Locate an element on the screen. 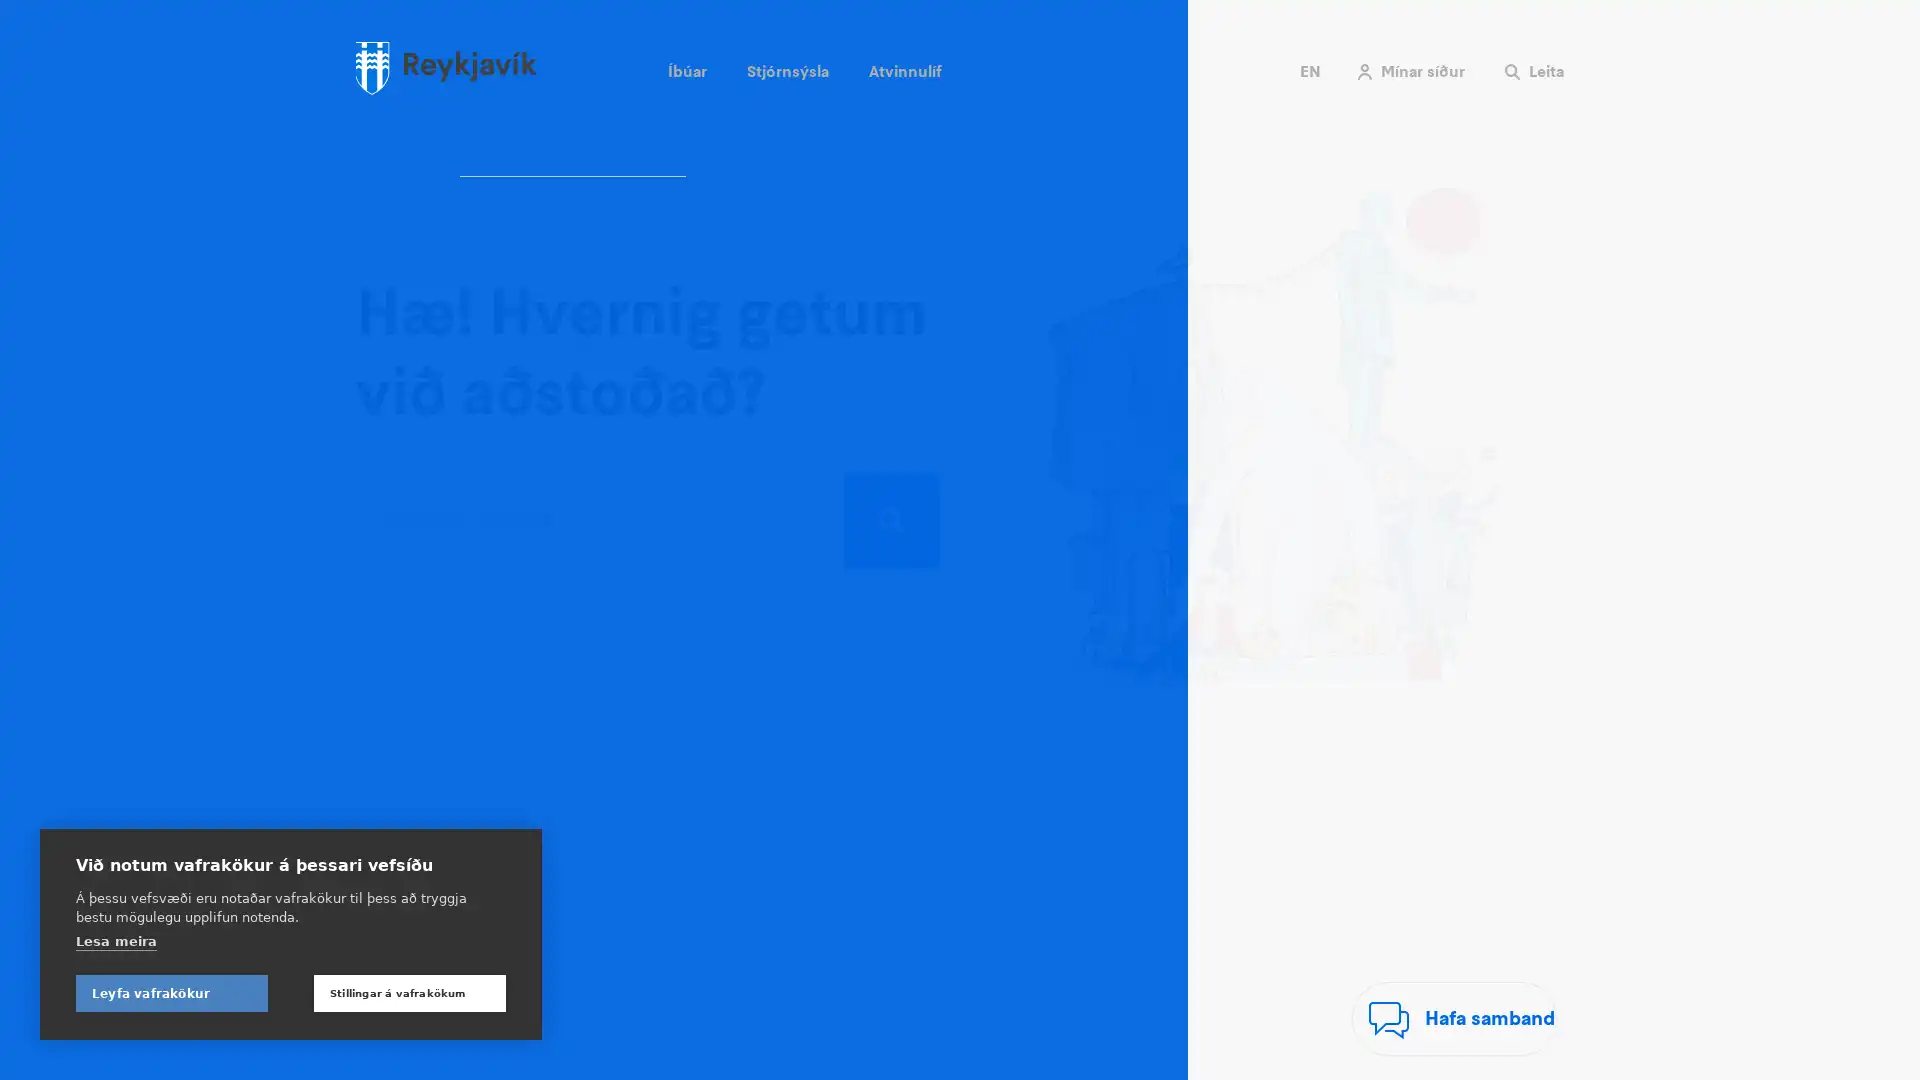  Hafa samband is located at coordinates (1465, 1002).